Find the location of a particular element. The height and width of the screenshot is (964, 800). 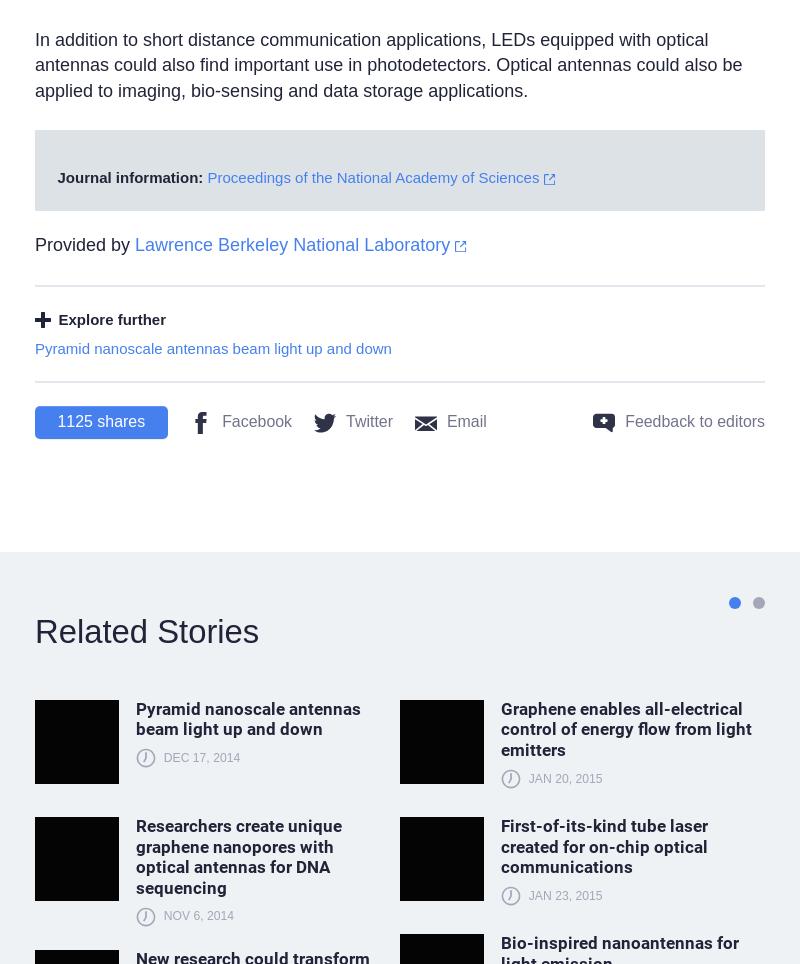

'Journal information:' is located at coordinates (55, 176).